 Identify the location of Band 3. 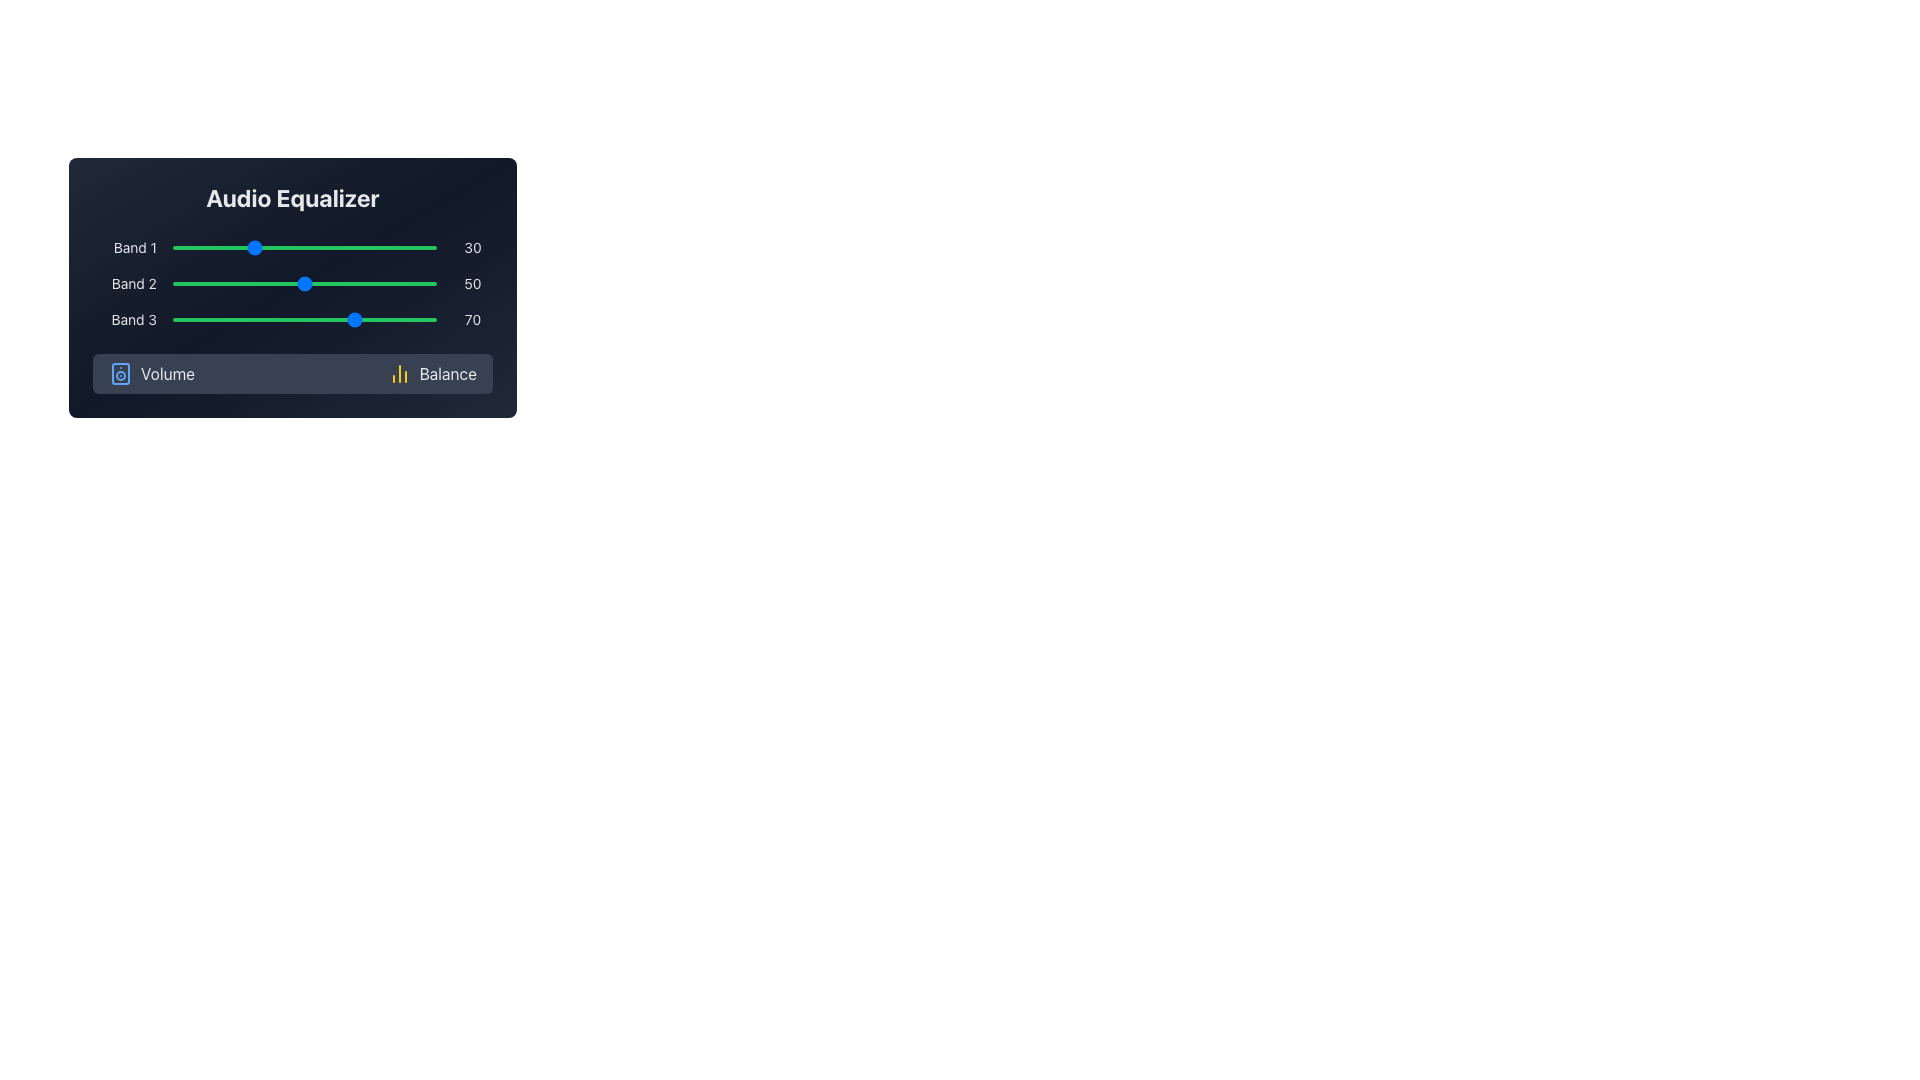
(298, 319).